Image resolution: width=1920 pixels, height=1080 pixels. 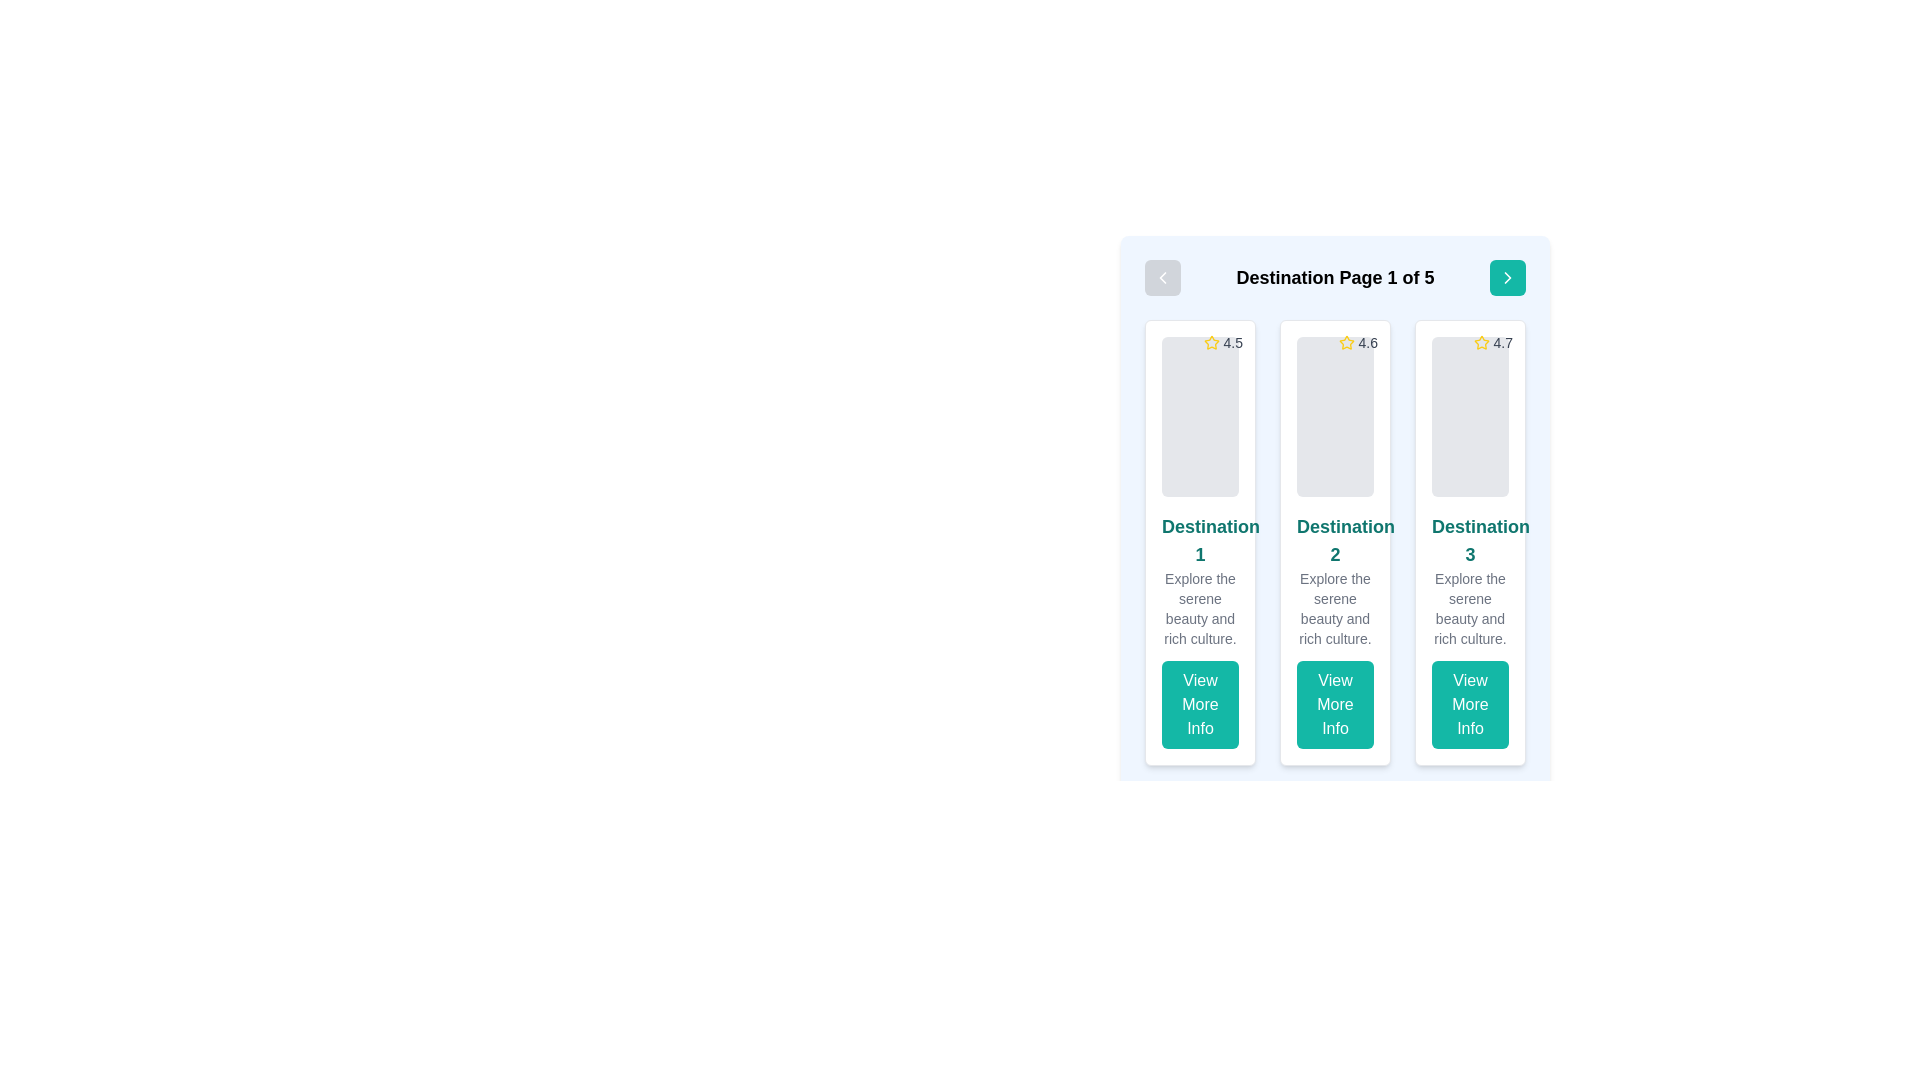 What do you see at coordinates (1335, 277) in the screenshot?
I see `the text label displaying 'Destination Page 1 of 5' which is centered within a horizontal bar at the top of the interface` at bounding box center [1335, 277].